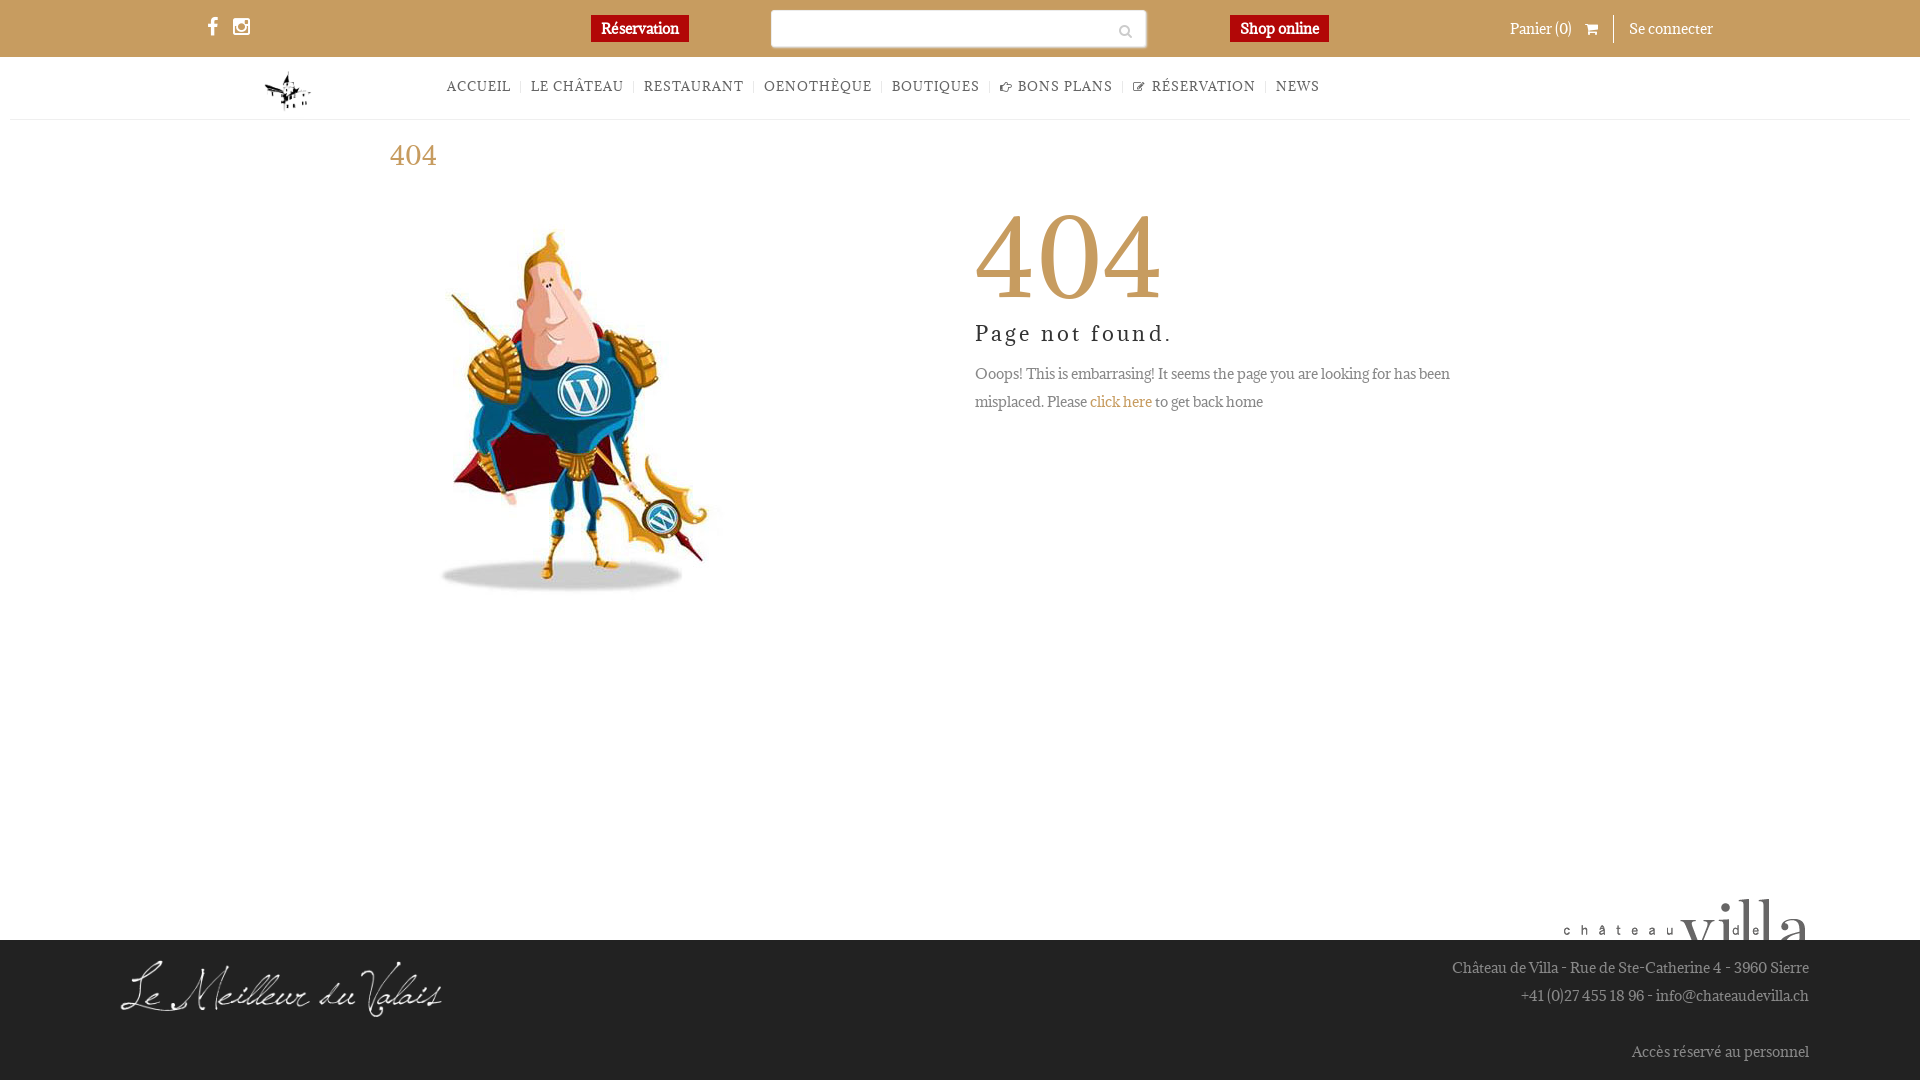 This screenshot has height=1080, width=1920. Describe the element at coordinates (1670, 28) in the screenshot. I see `'Se connecter'` at that location.